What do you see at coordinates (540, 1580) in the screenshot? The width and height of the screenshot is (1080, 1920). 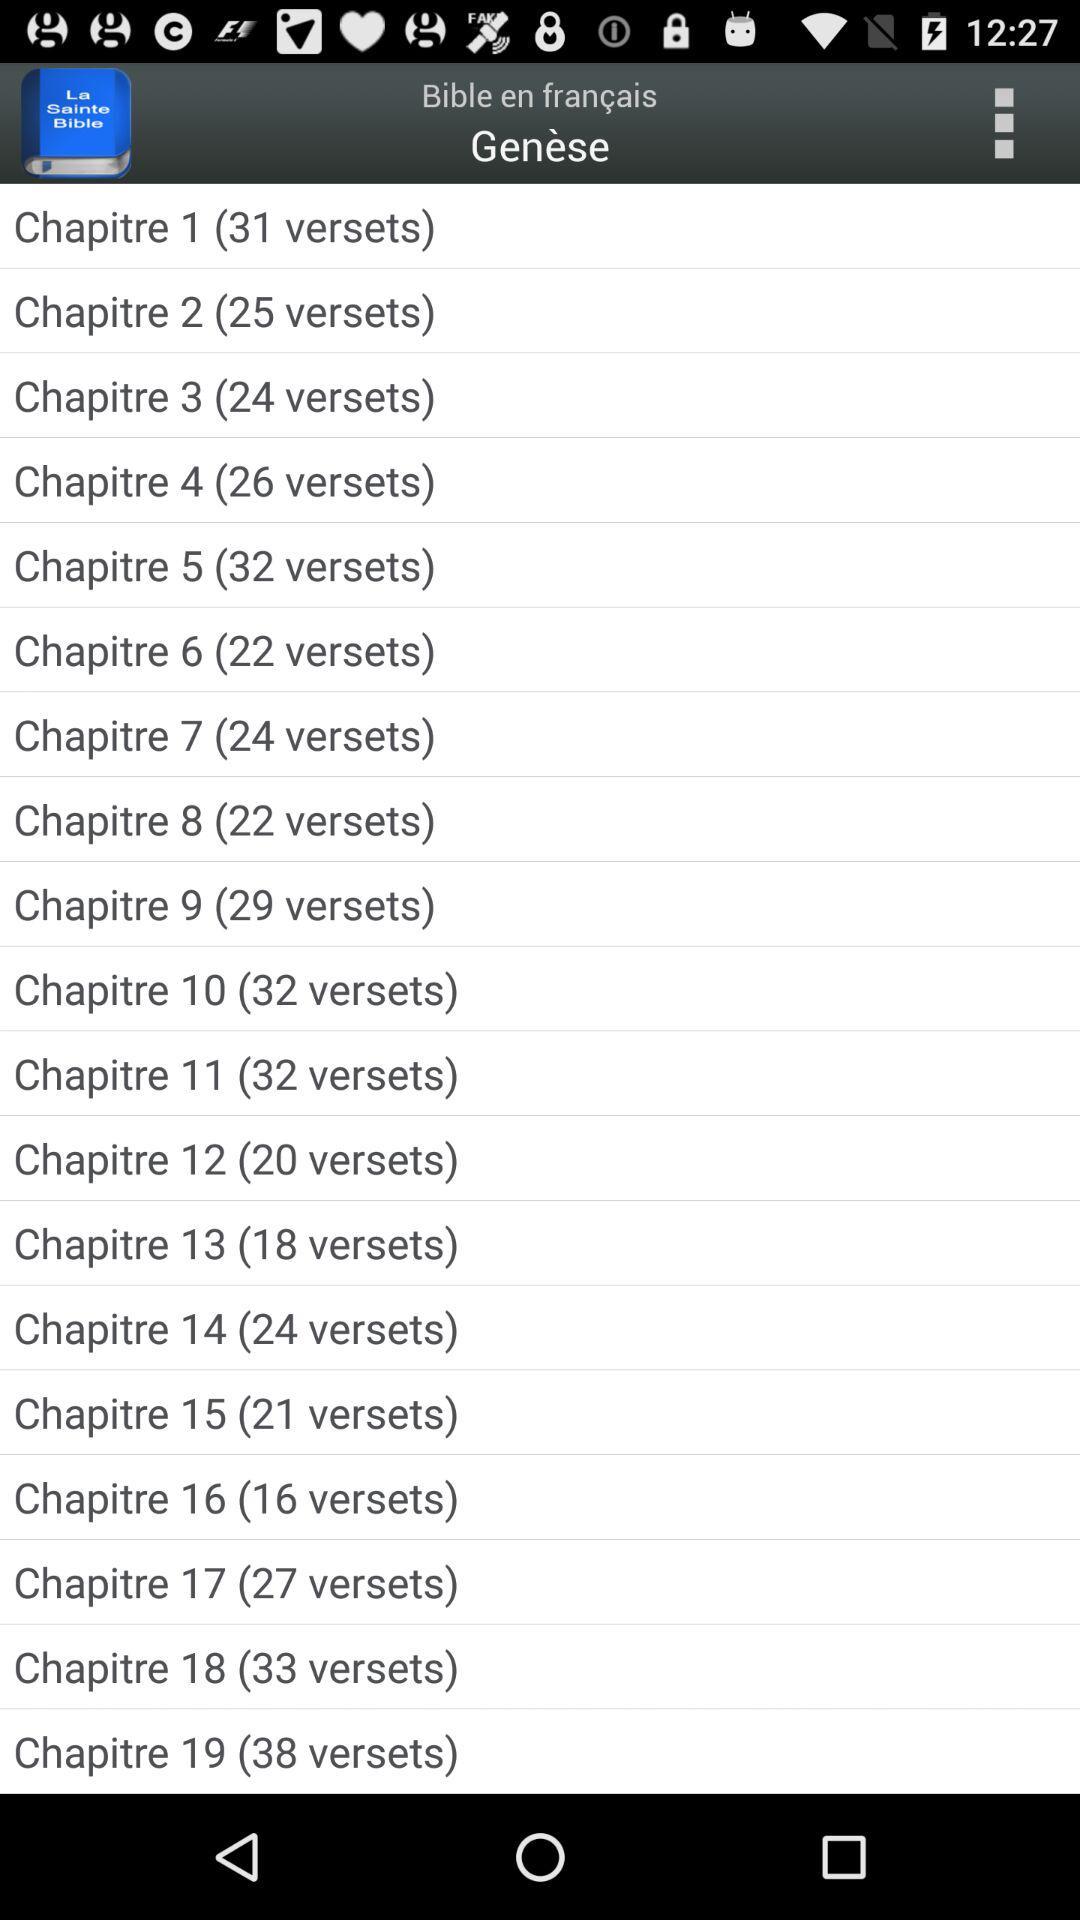 I see `the chapitre 17 27` at bounding box center [540, 1580].